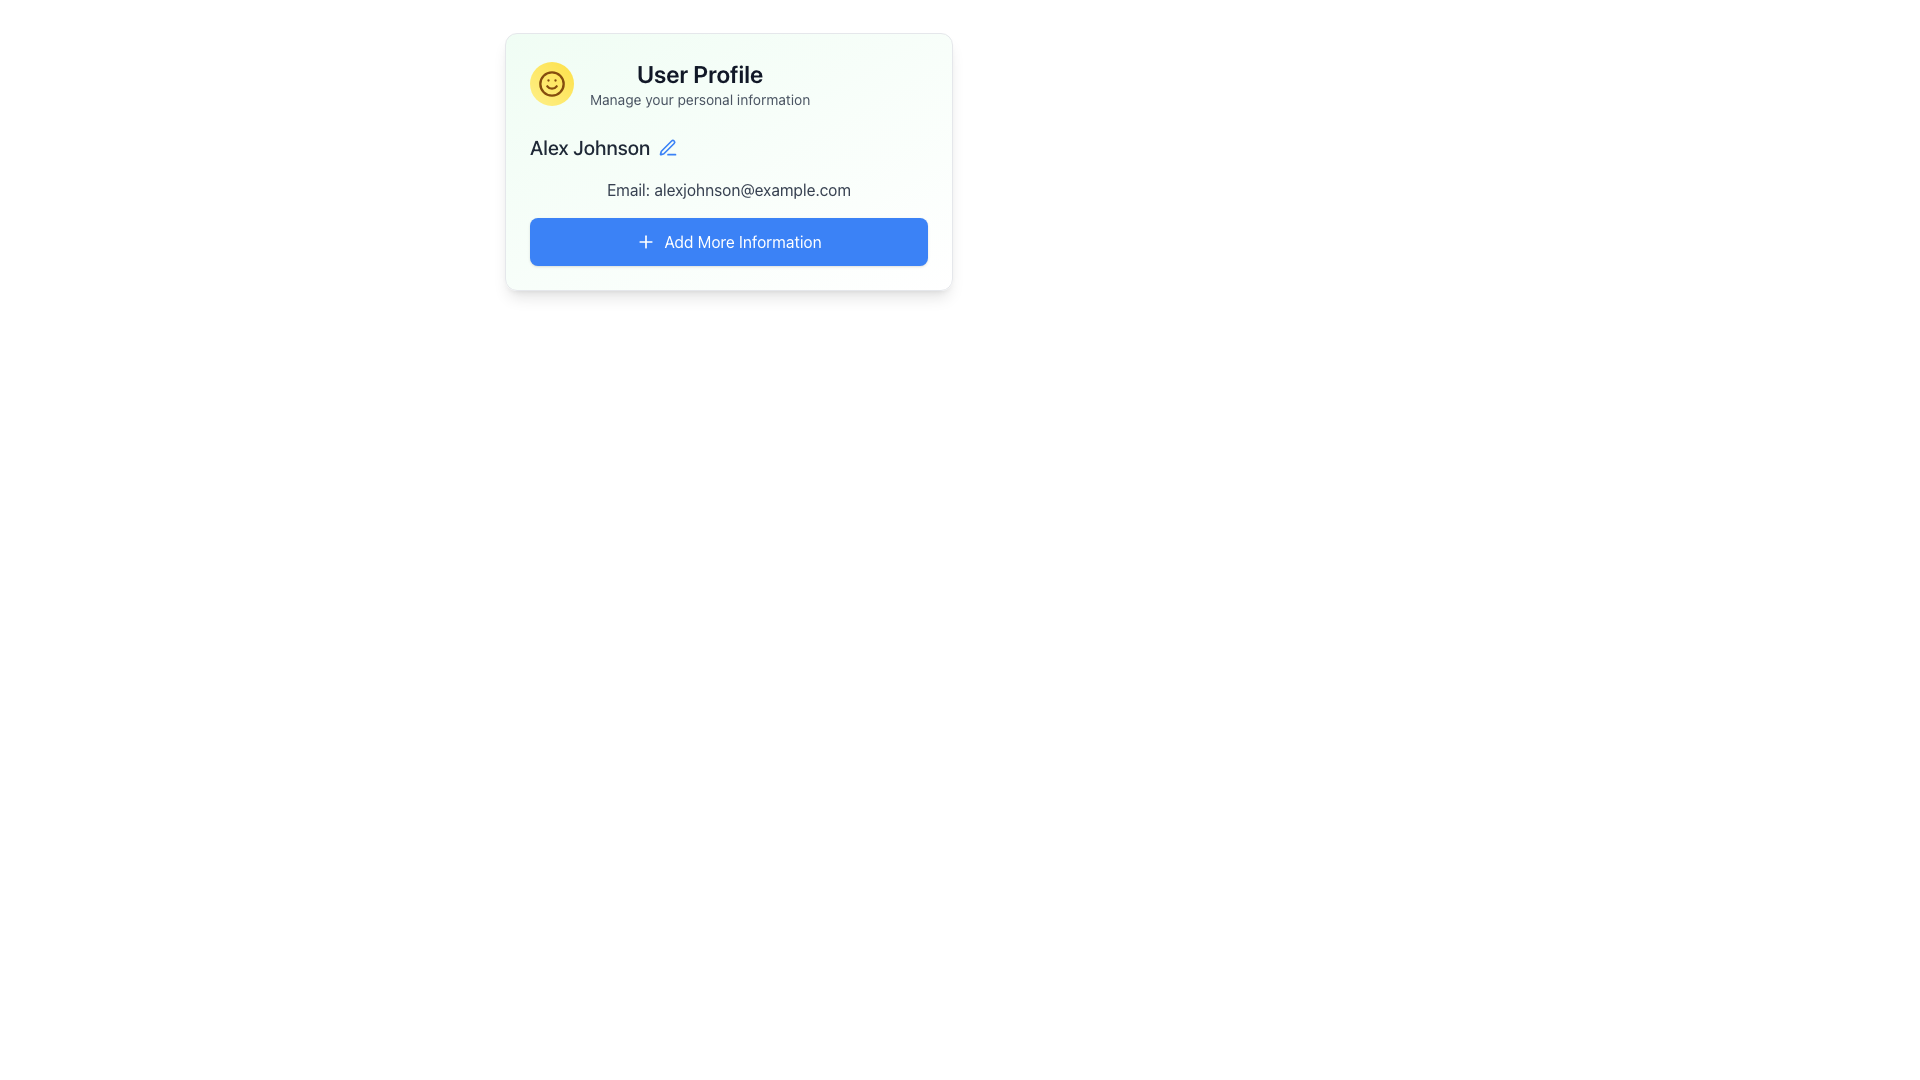 The width and height of the screenshot is (1920, 1080). I want to click on the user profile icon located at the top-left corner of the user profile card, which features a circular shape with a gradient background from yellow to a lighter shade, so click(552, 83).